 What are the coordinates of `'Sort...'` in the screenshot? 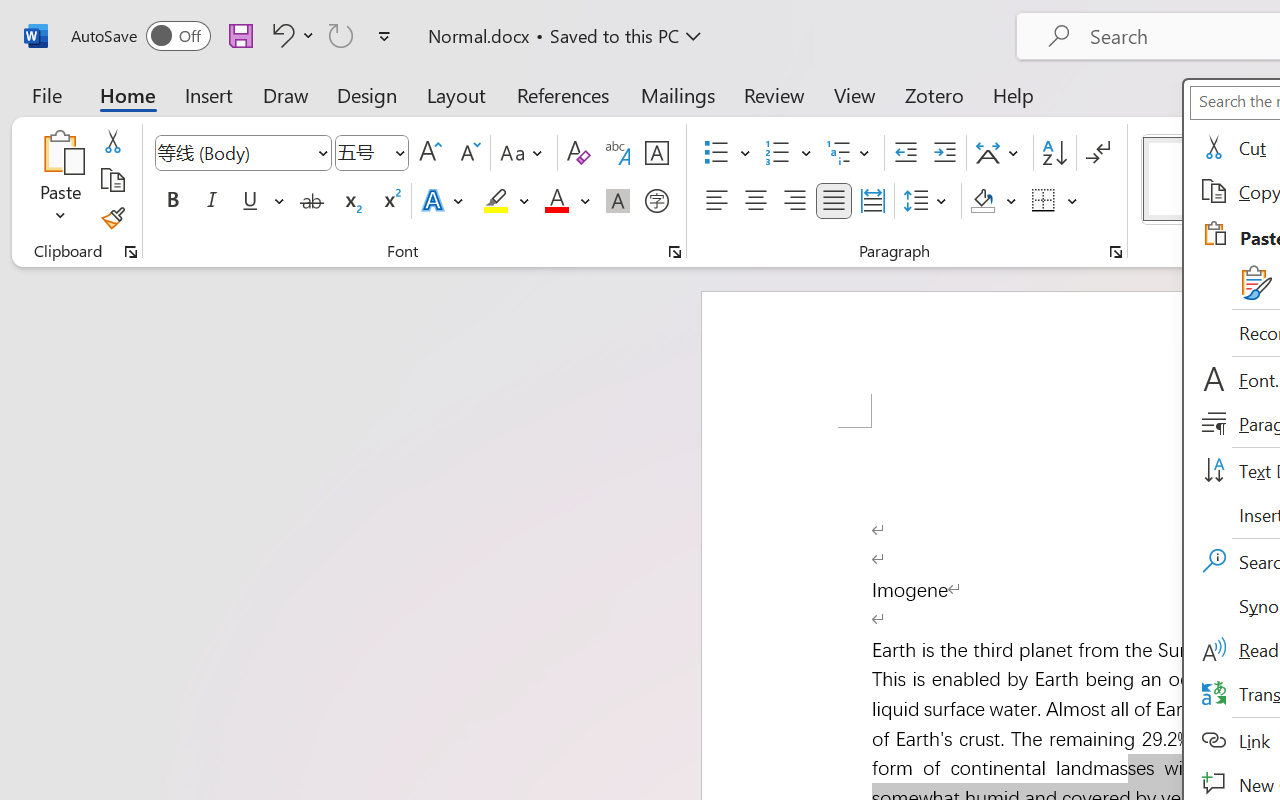 It's located at (1053, 153).